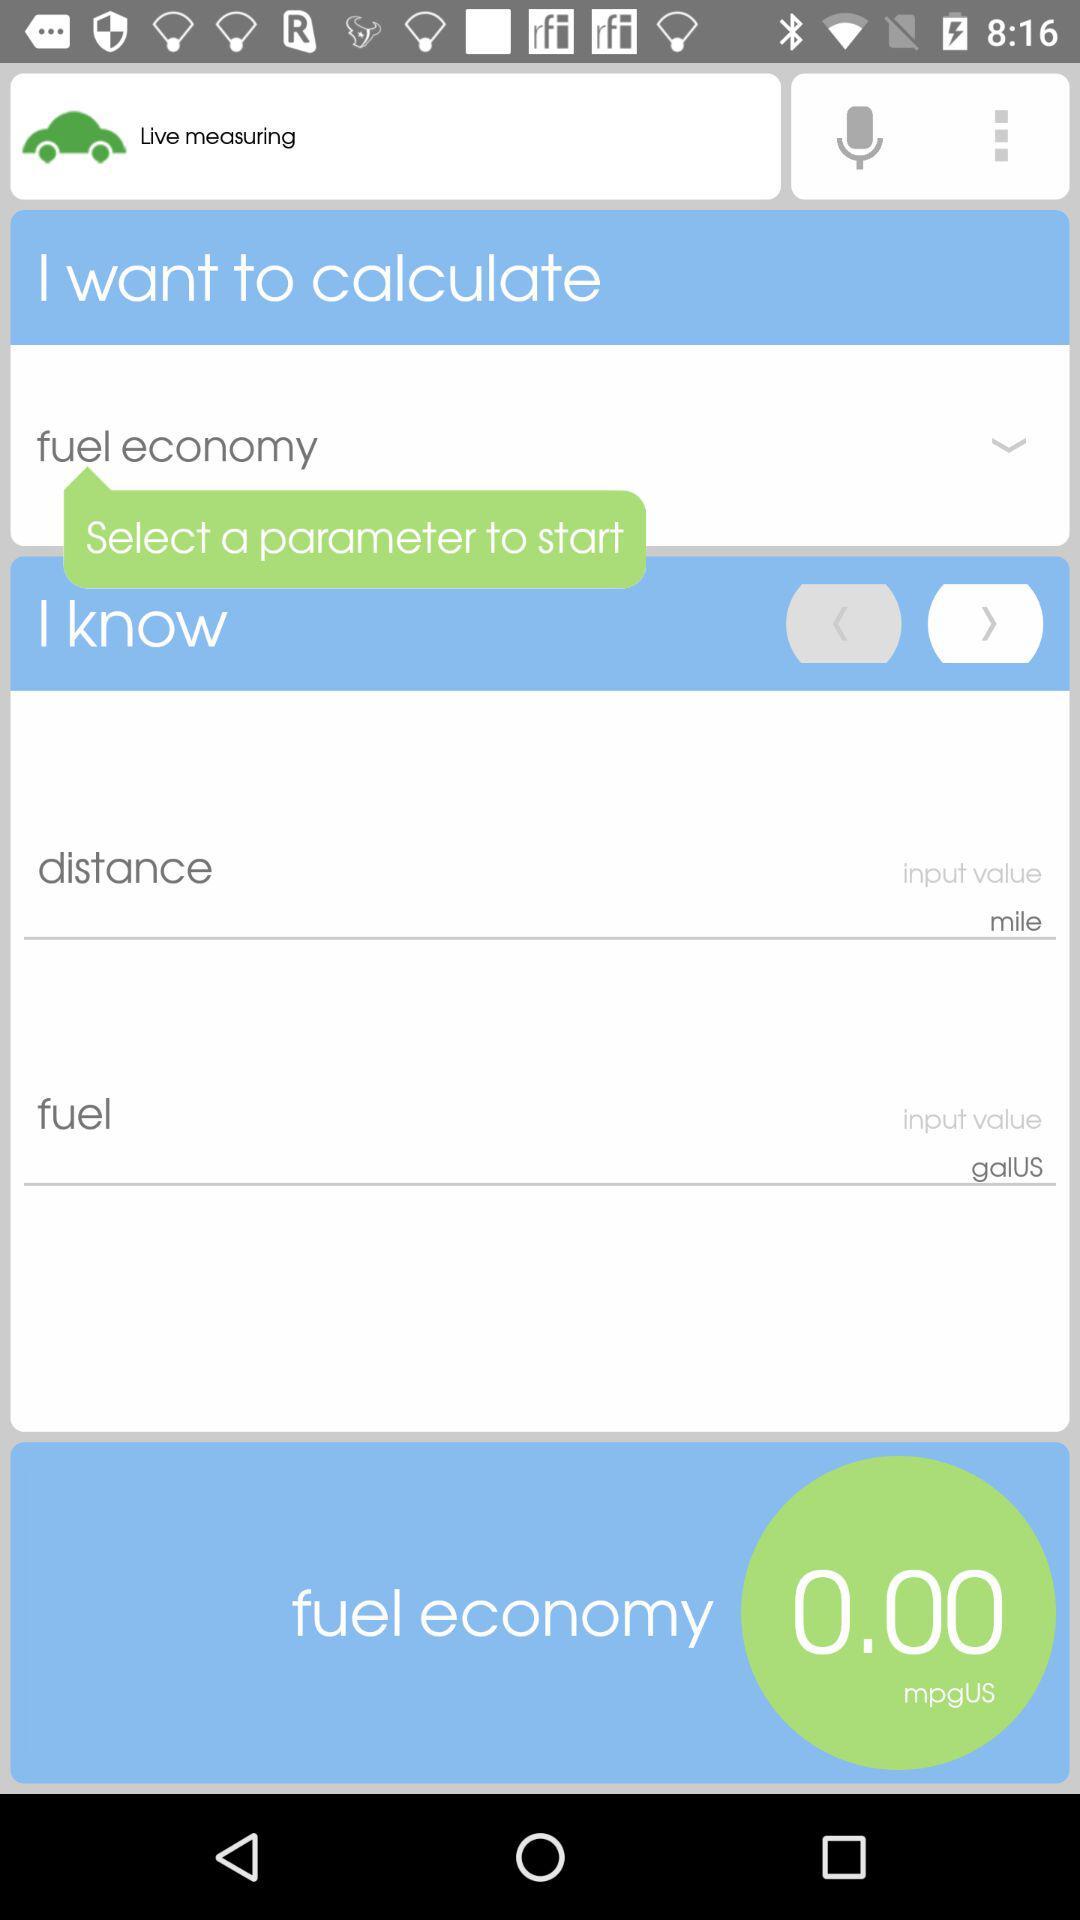 The width and height of the screenshot is (1080, 1920). What do you see at coordinates (1001, 135) in the screenshot?
I see `overflow action button` at bounding box center [1001, 135].